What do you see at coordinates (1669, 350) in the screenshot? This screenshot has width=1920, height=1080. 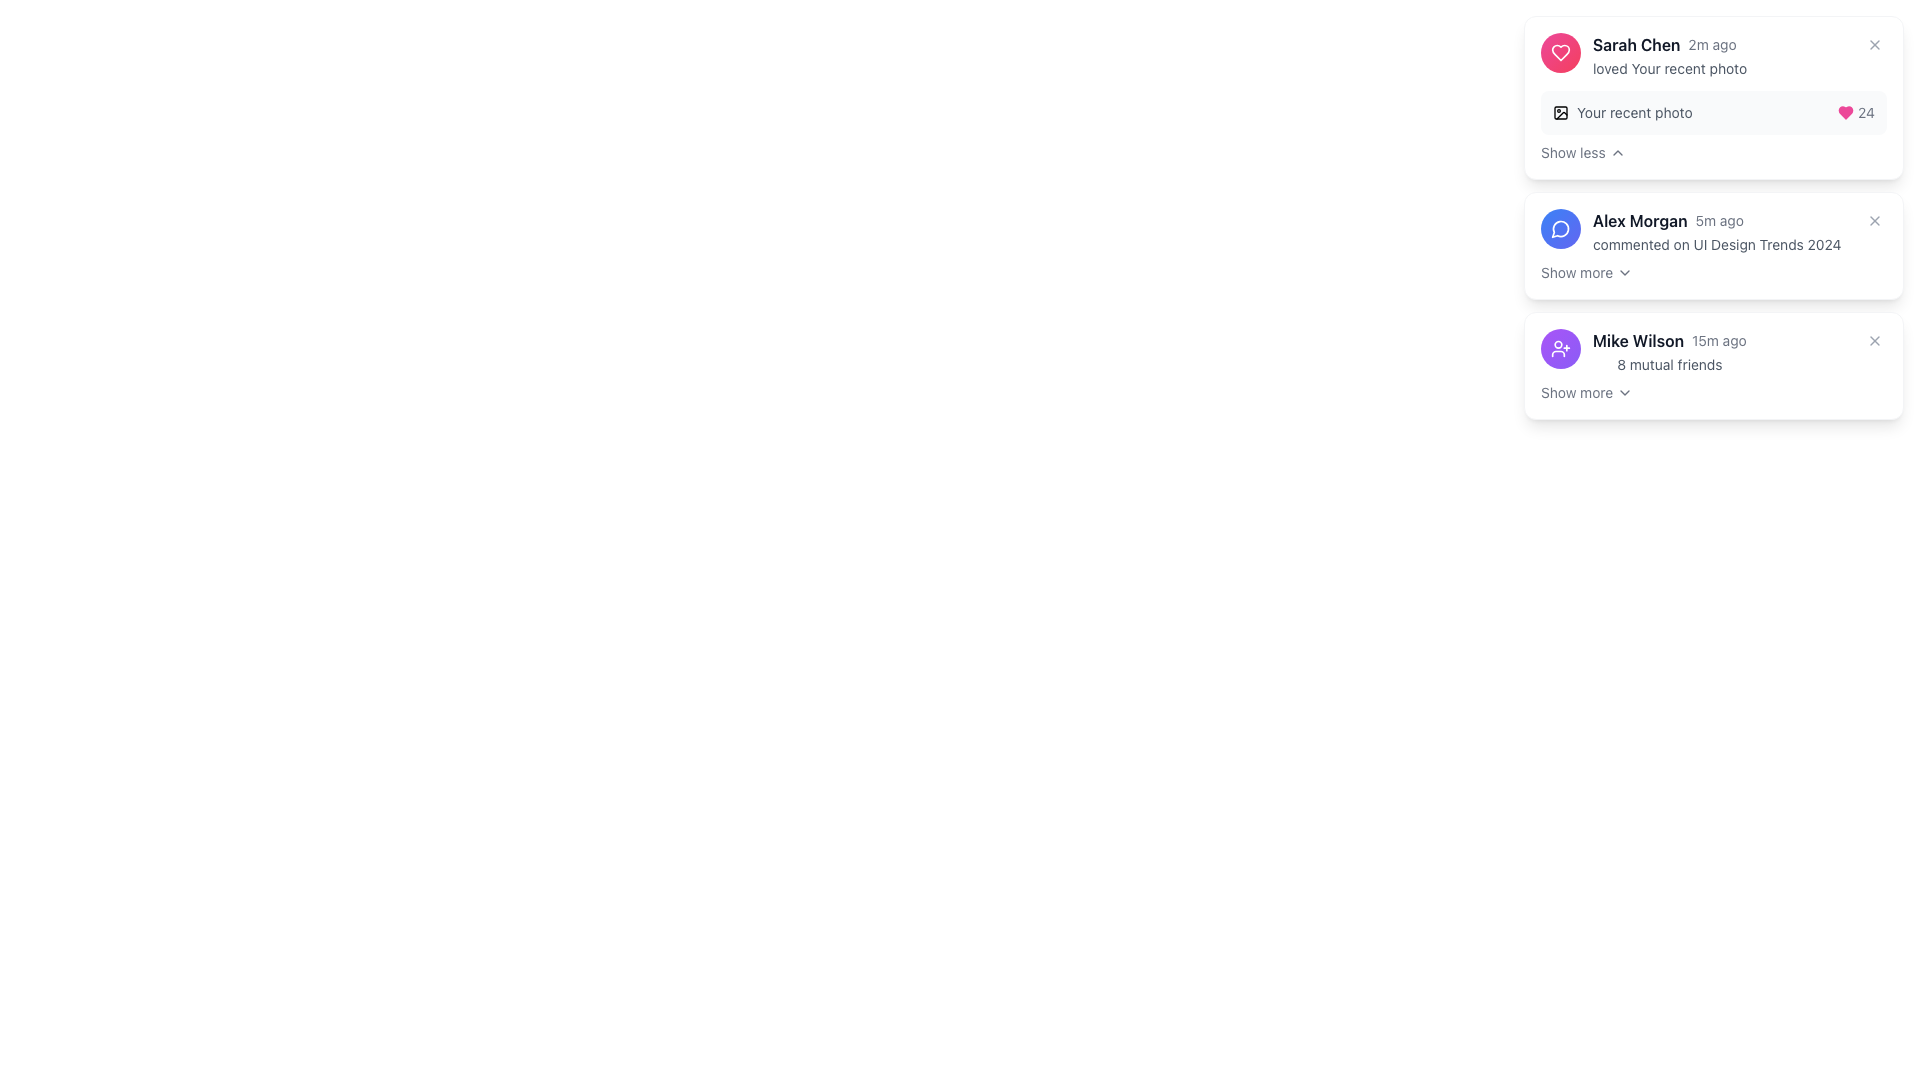 I see `the information display text block for user 'Mike Wilson'` at bounding box center [1669, 350].